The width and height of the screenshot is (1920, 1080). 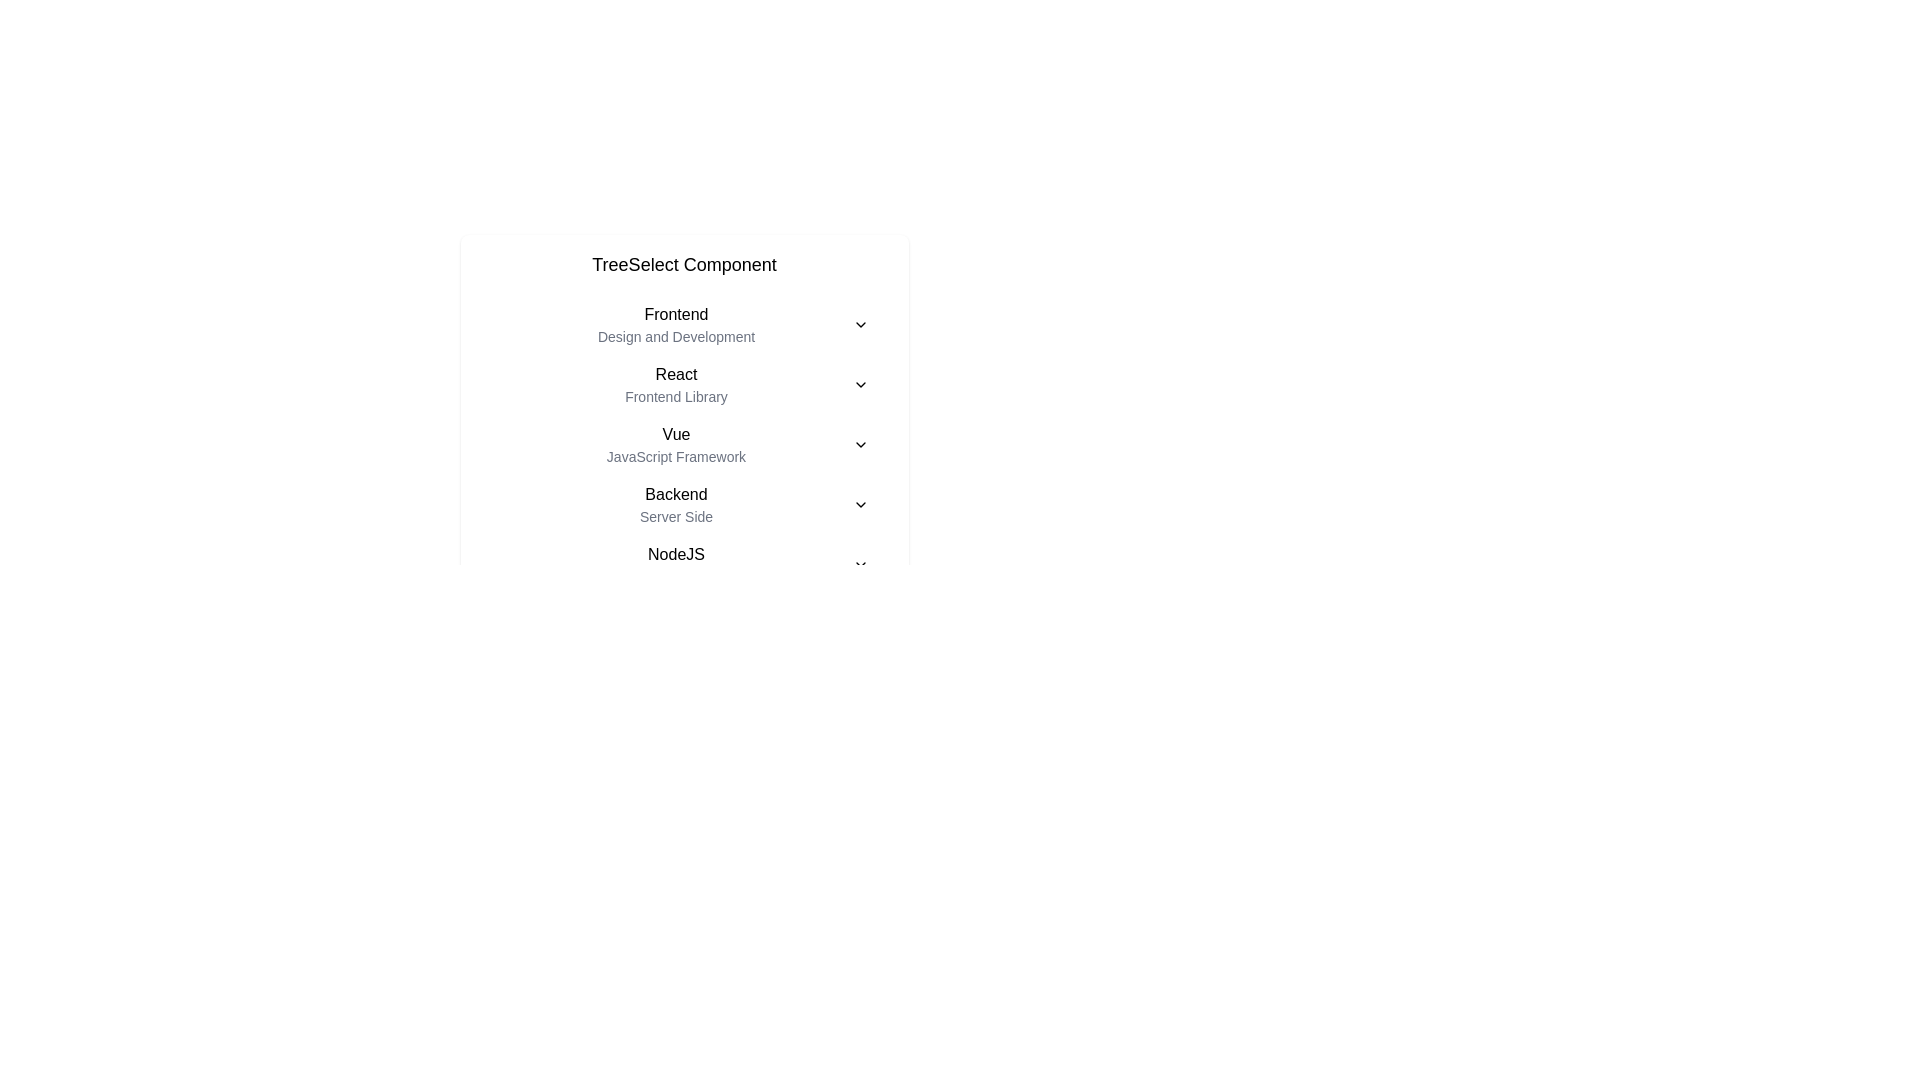 What do you see at coordinates (684, 385) in the screenshot?
I see `the 'React' selection item, which displays the text 'React' above 'Frontend Library' and has a chevron icon aligned to the right` at bounding box center [684, 385].